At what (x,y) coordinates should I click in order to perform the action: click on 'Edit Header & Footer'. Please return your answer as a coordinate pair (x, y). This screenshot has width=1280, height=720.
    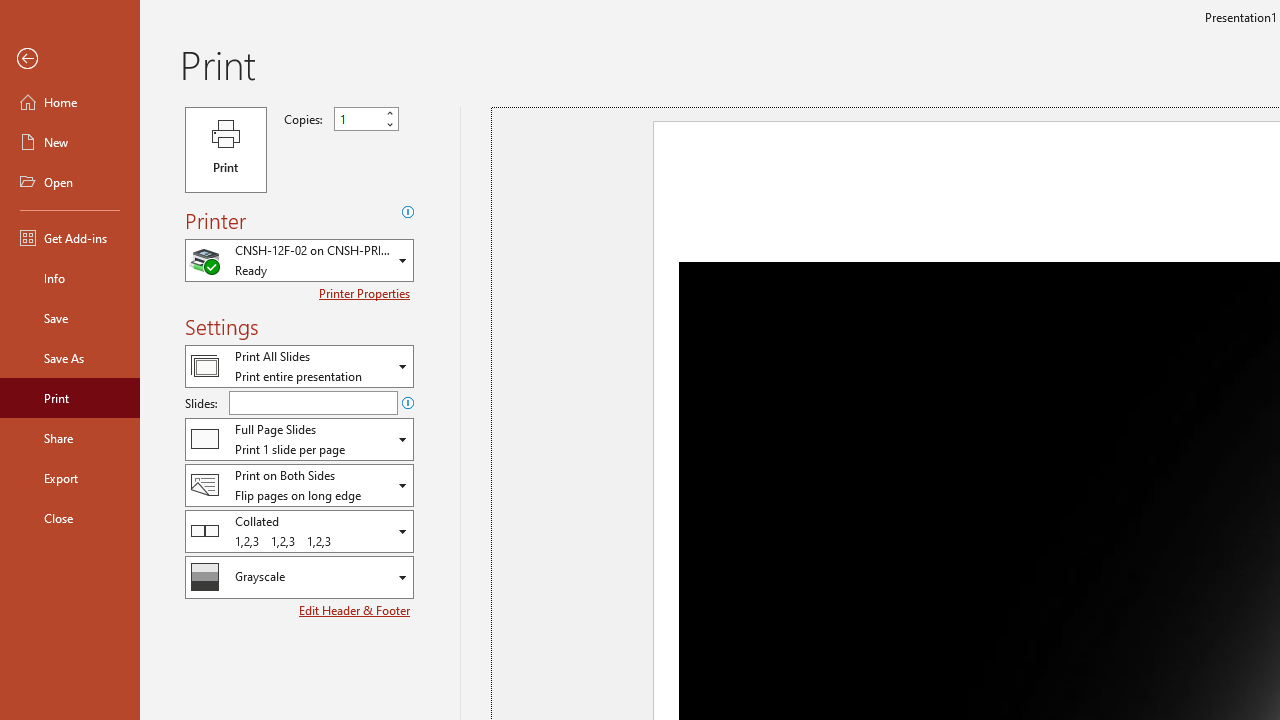
    Looking at the image, I should click on (356, 609).